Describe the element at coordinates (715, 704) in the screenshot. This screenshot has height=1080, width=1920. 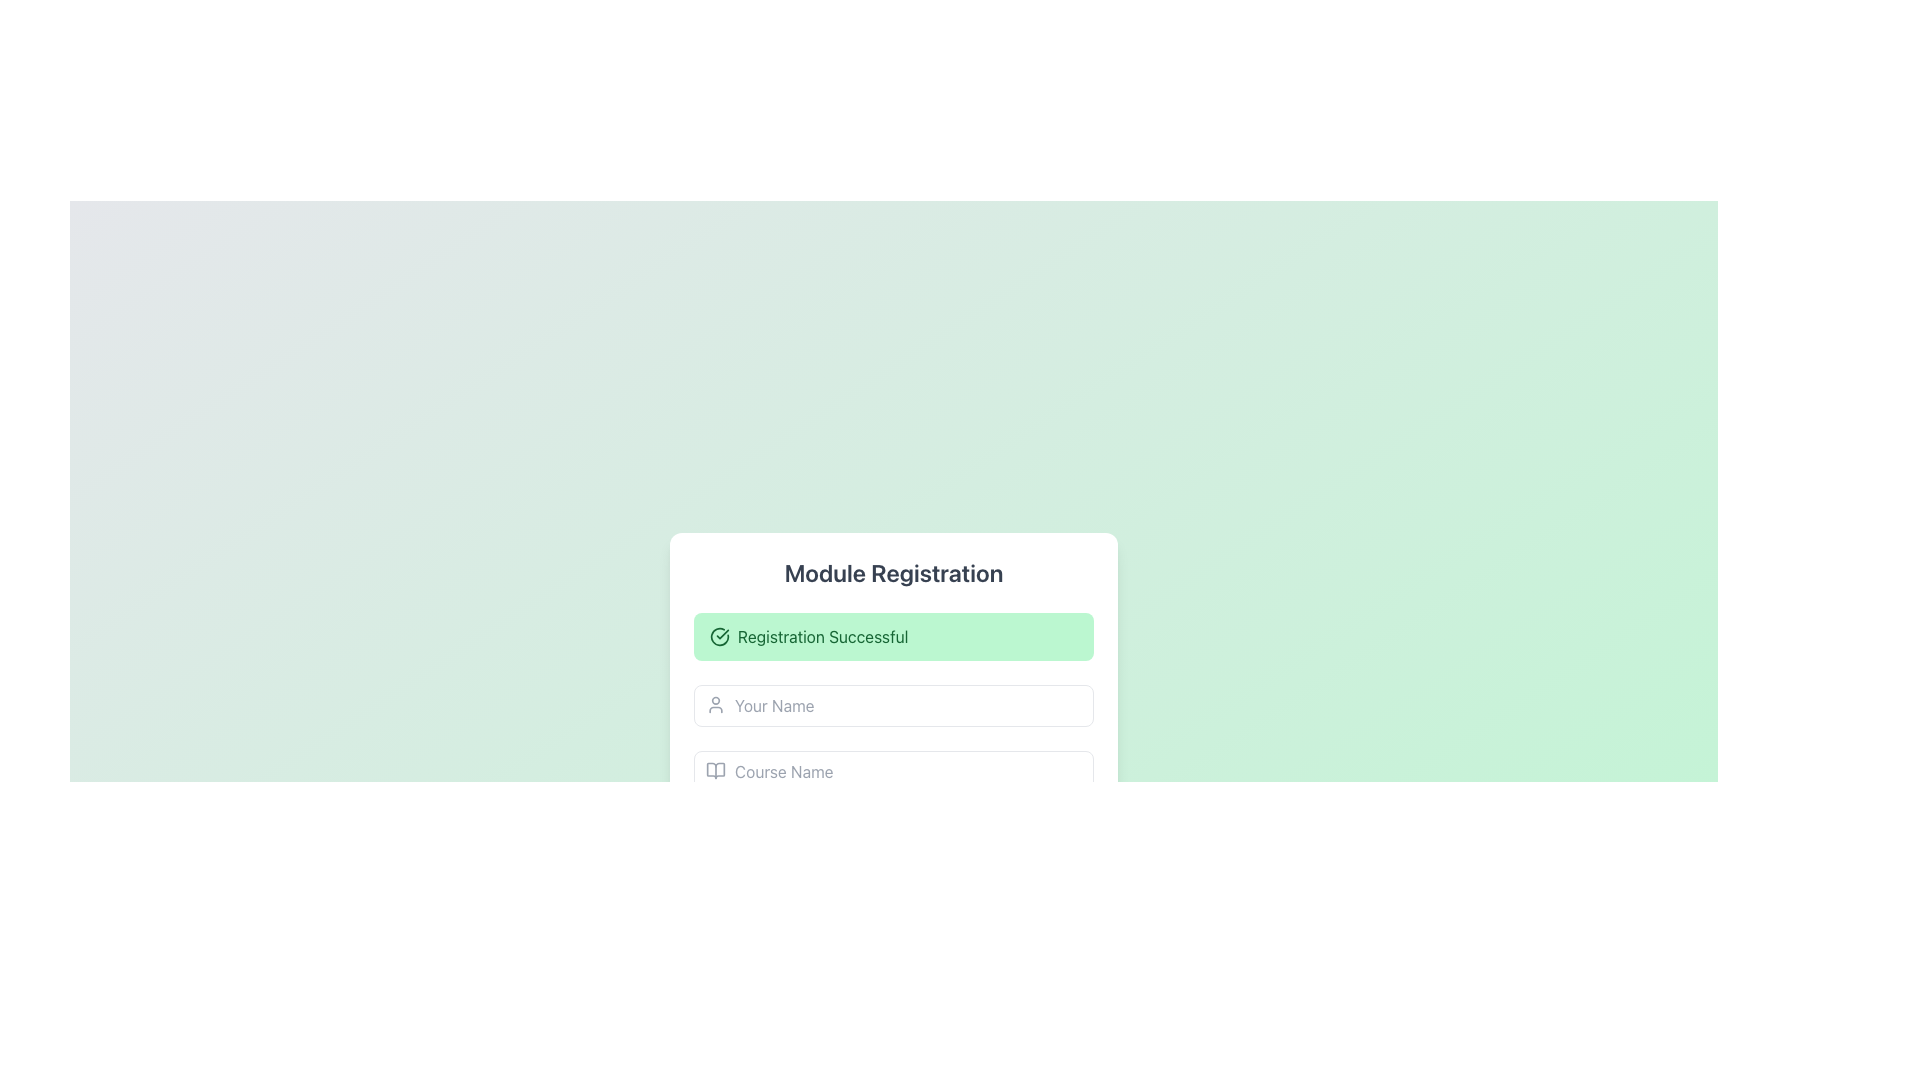
I see `the user icon located on the left-hand side of the 'Your Name' input box, which serves as a visual indicator for user identification` at that location.